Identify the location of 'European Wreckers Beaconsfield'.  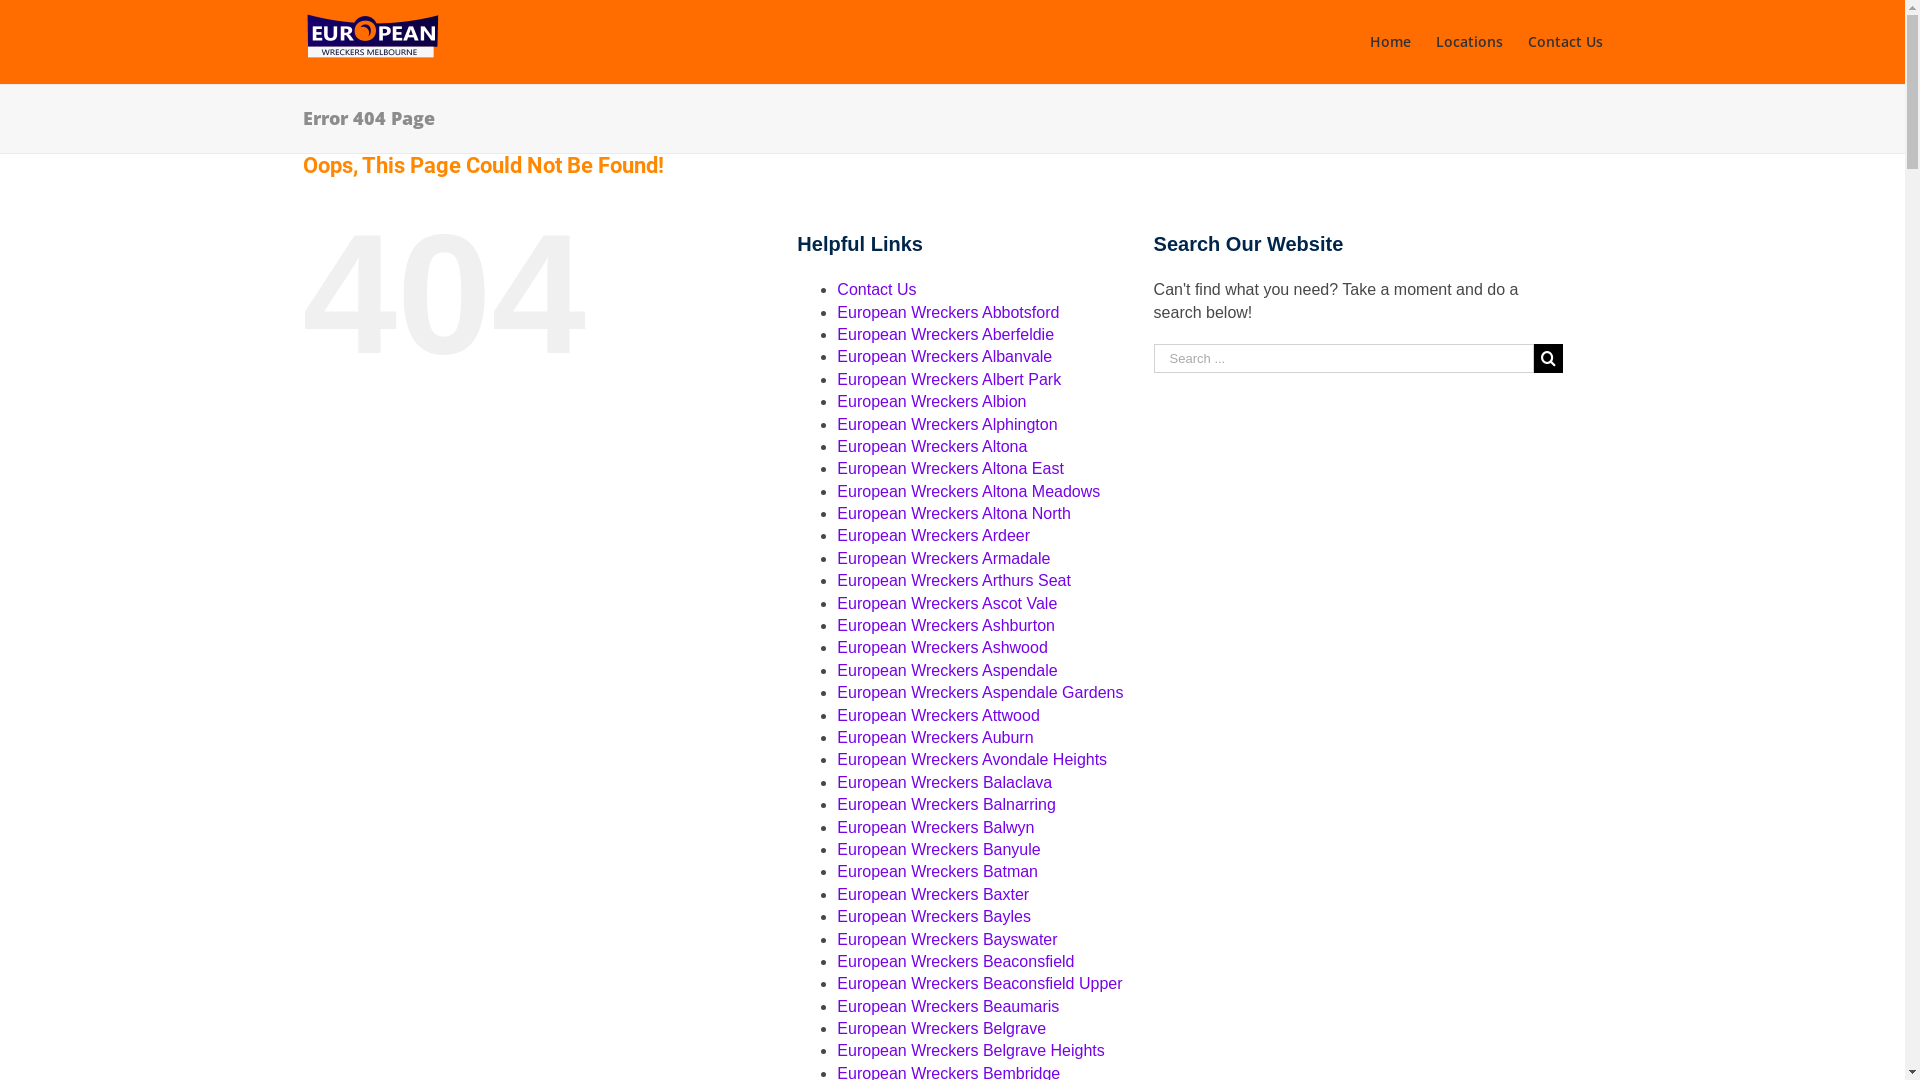
(954, 960).